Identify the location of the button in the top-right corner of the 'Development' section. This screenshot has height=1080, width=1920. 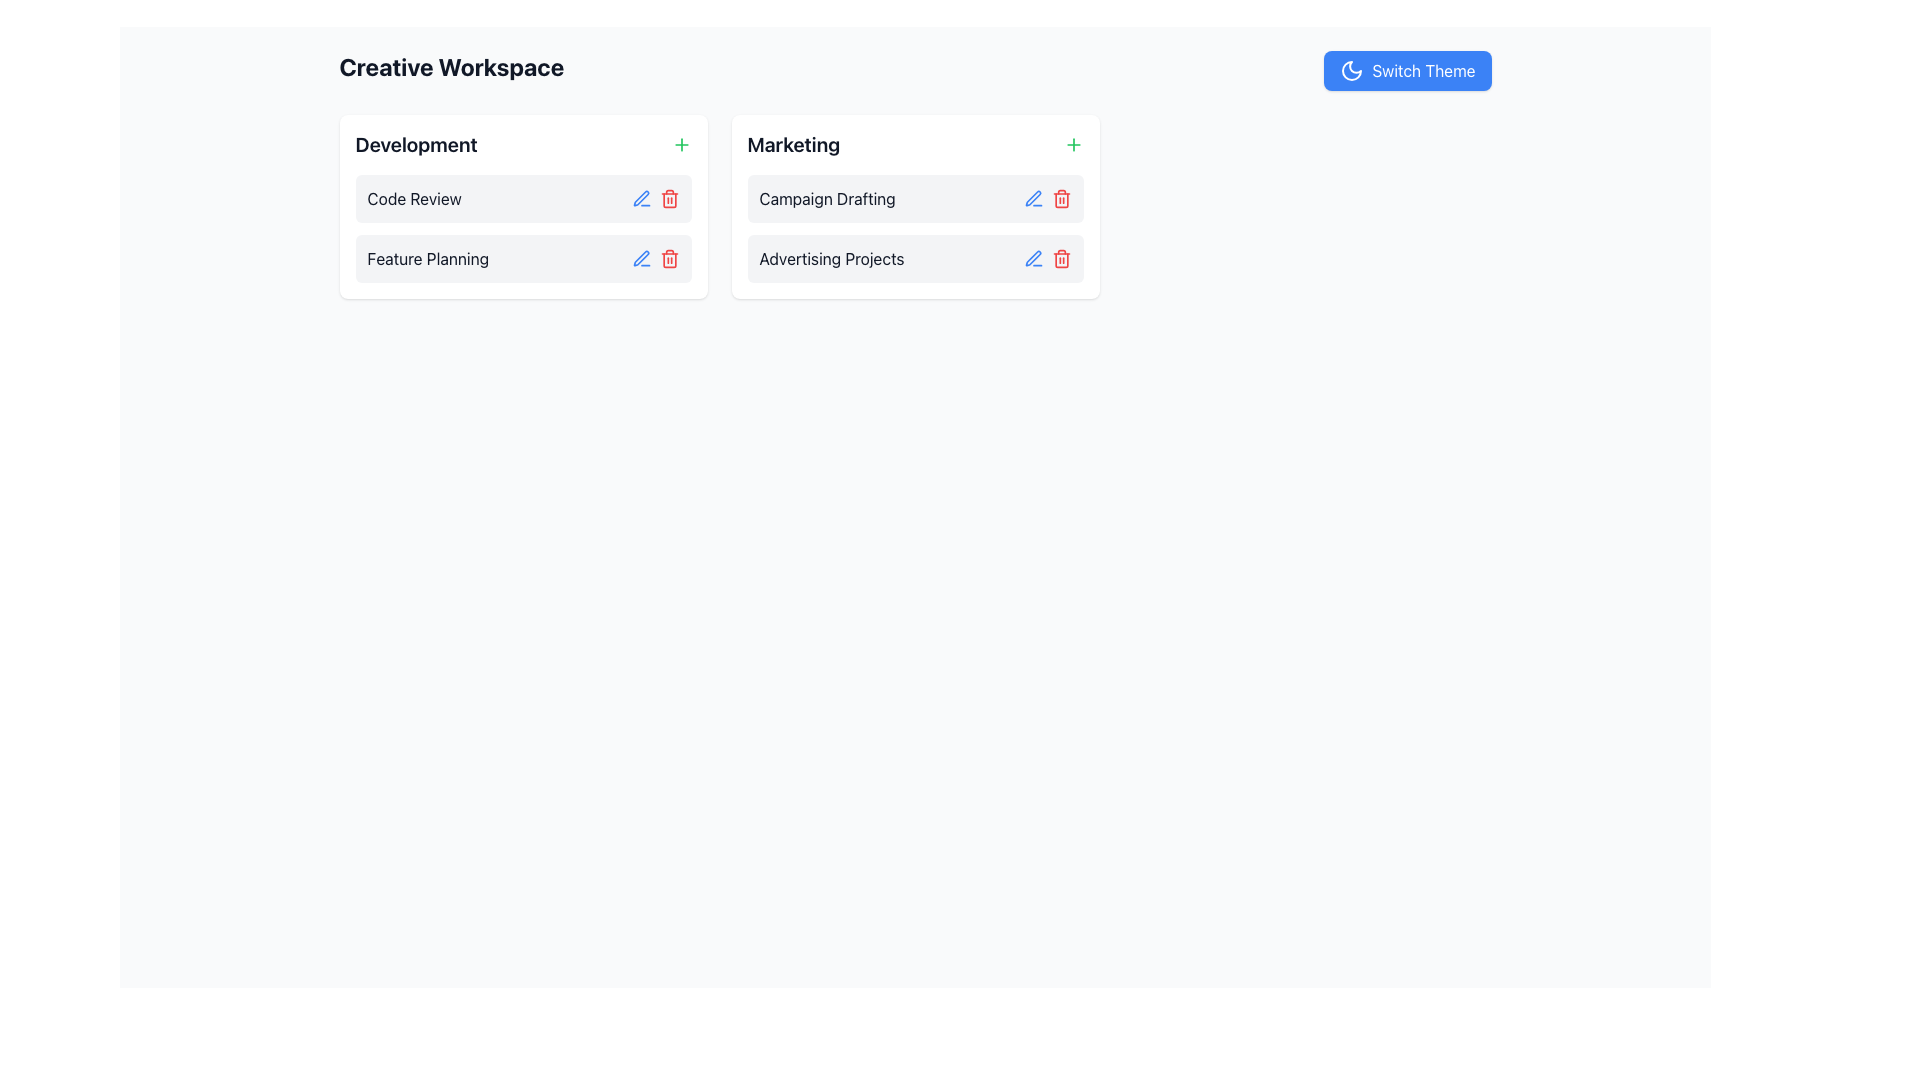
(681, 144).